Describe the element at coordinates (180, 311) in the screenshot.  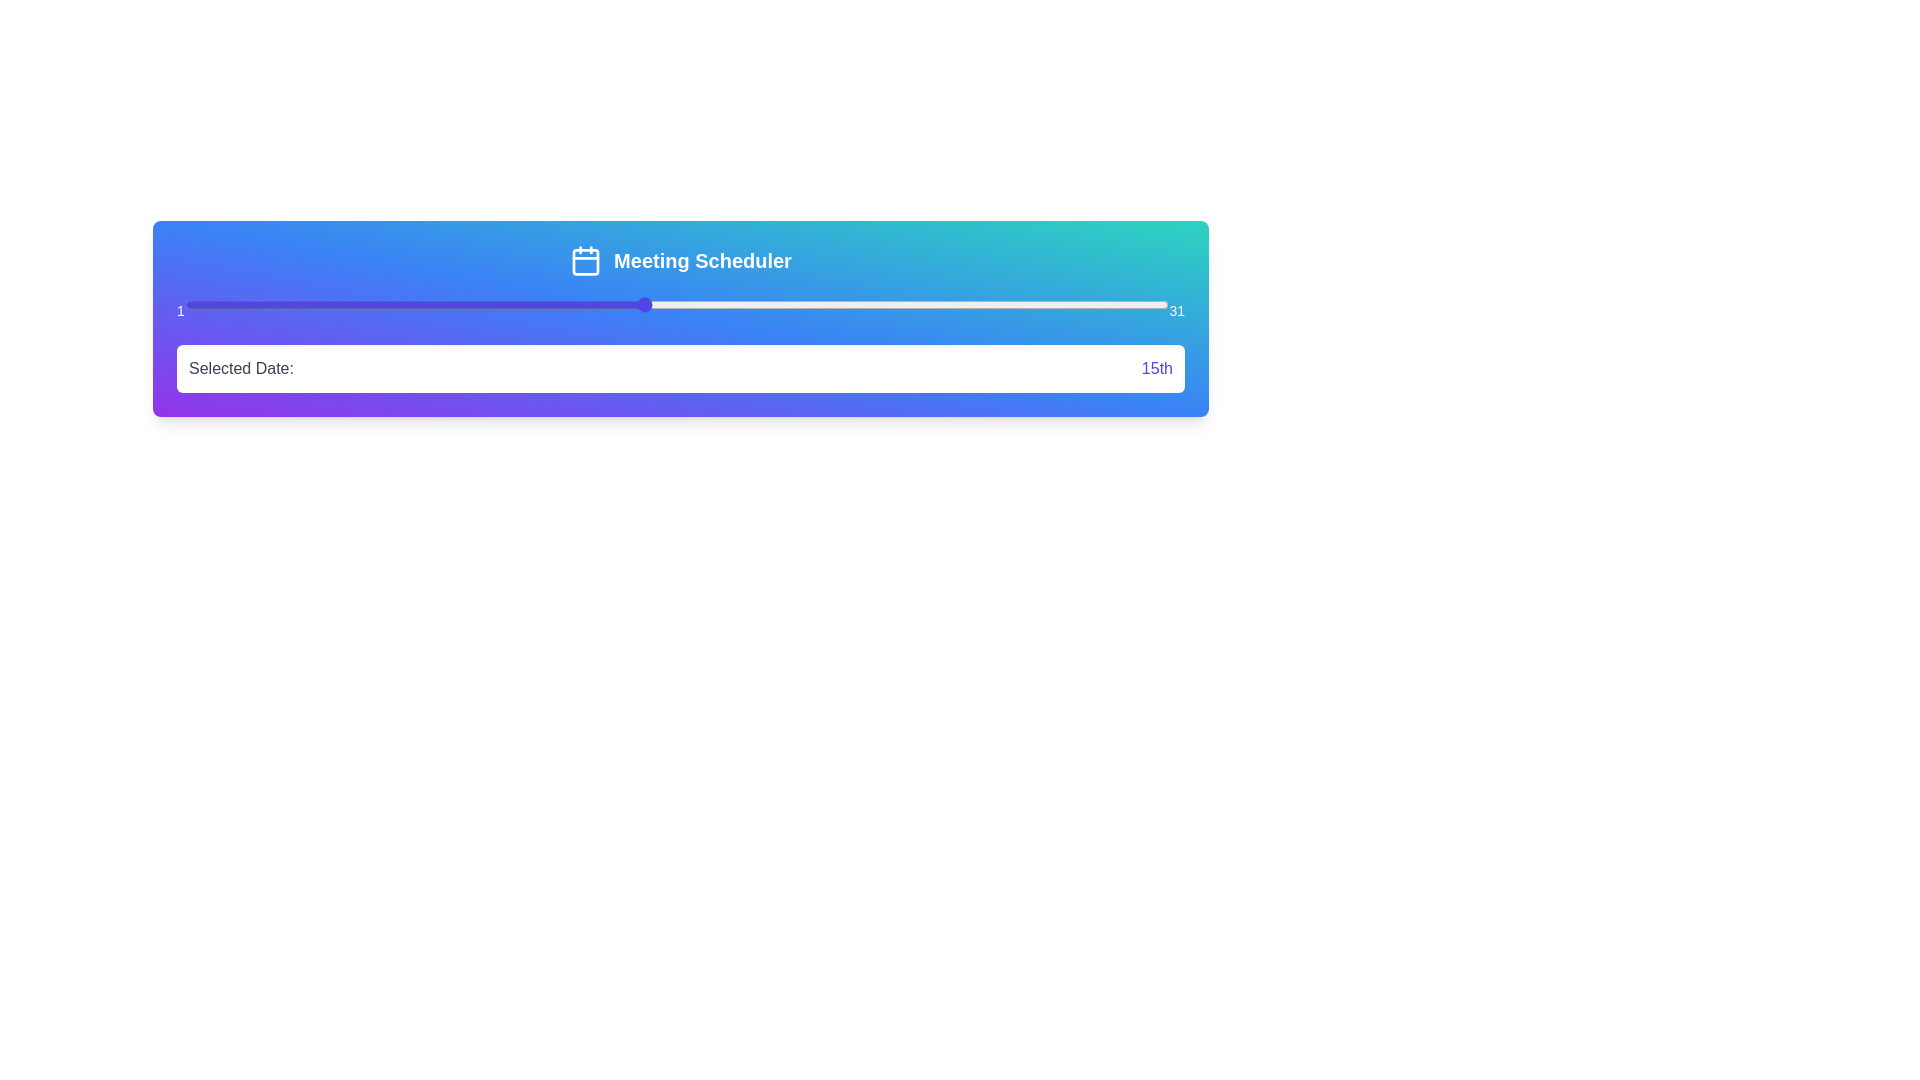
I see `the static text label displaying the number '1', which is positioned at the extreme left of the slider track` at that location.